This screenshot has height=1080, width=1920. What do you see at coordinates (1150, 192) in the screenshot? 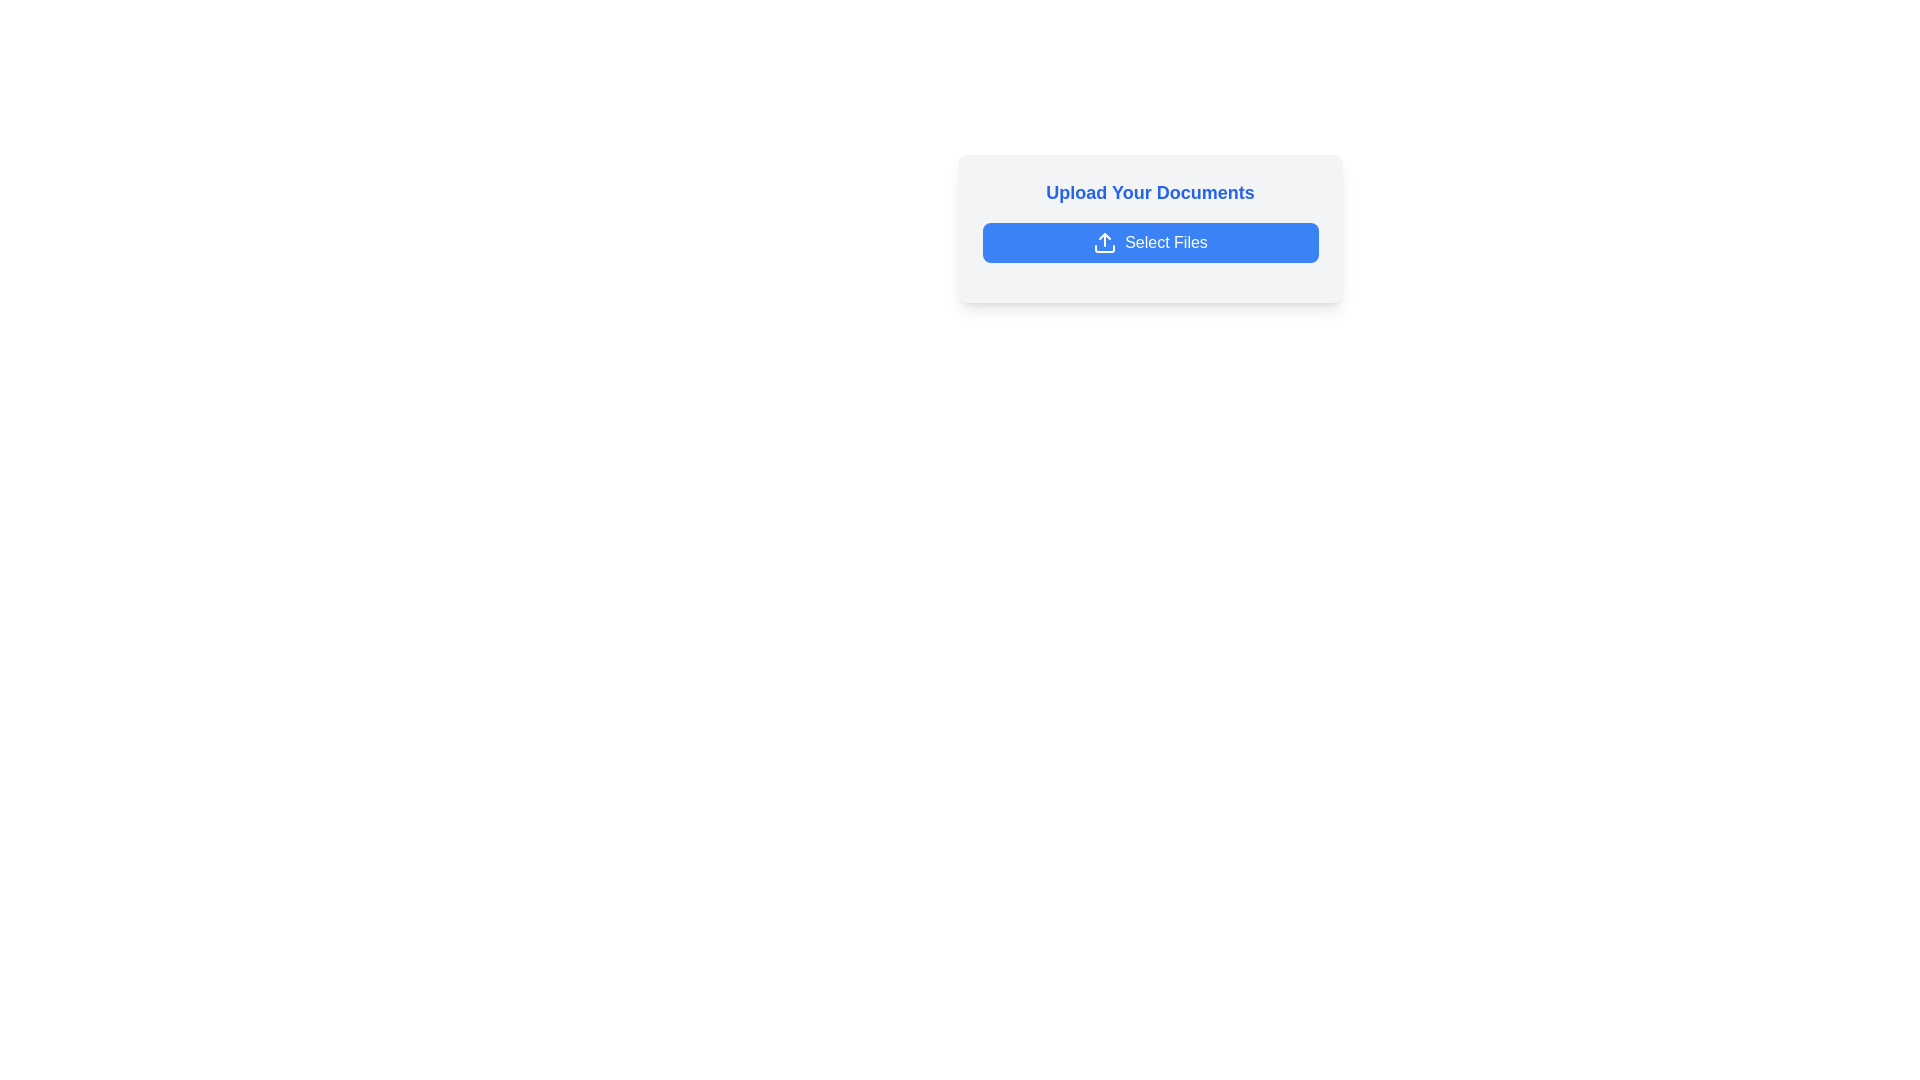
I see `the title text reading 'Upload Your Documents' which is styled in bold blue and located at the top center of the card, directly above the 'Select Files' button` at bounding box center [1150, 192].